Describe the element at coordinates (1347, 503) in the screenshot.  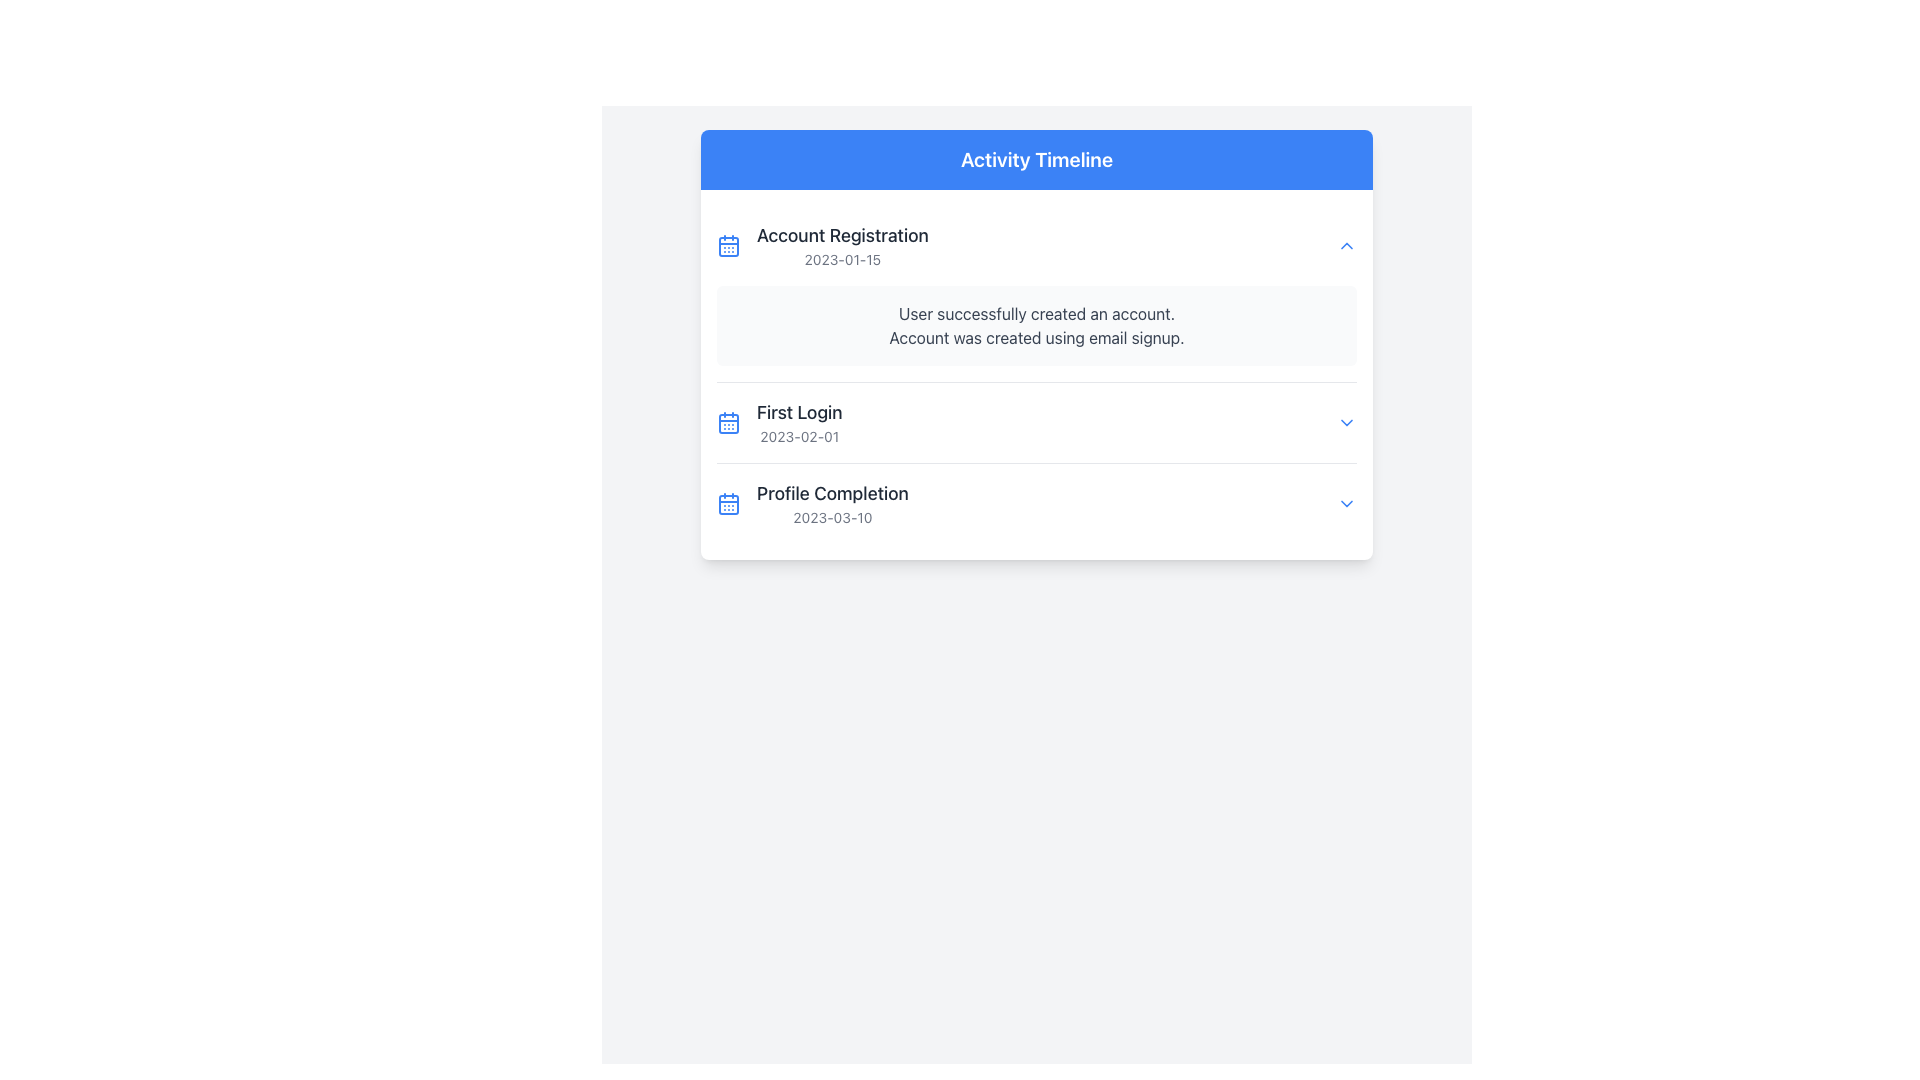
I see `the chevron down icon located at the right side of the 'Profile Completion' entry` at that location.